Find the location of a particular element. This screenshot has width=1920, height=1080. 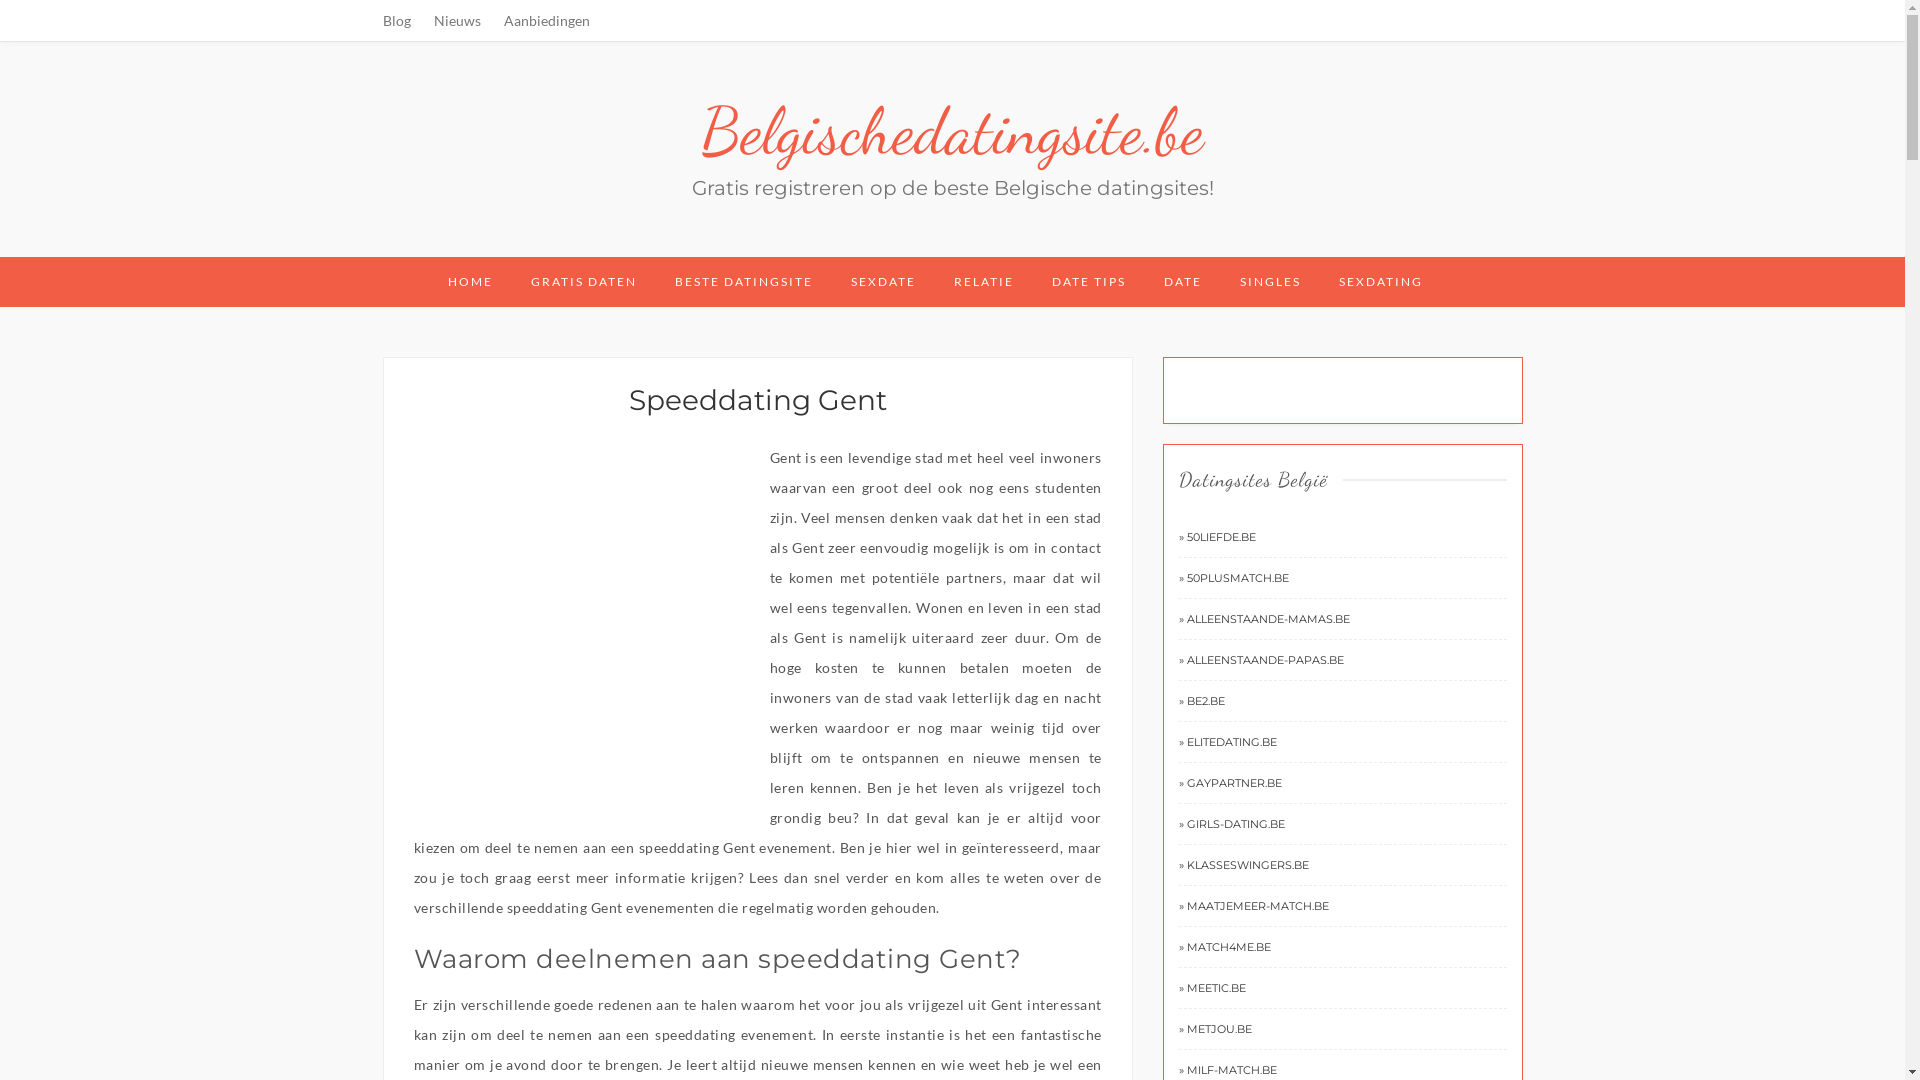

'BESTE DATINGSITE' is located at coordinates (742, 281).